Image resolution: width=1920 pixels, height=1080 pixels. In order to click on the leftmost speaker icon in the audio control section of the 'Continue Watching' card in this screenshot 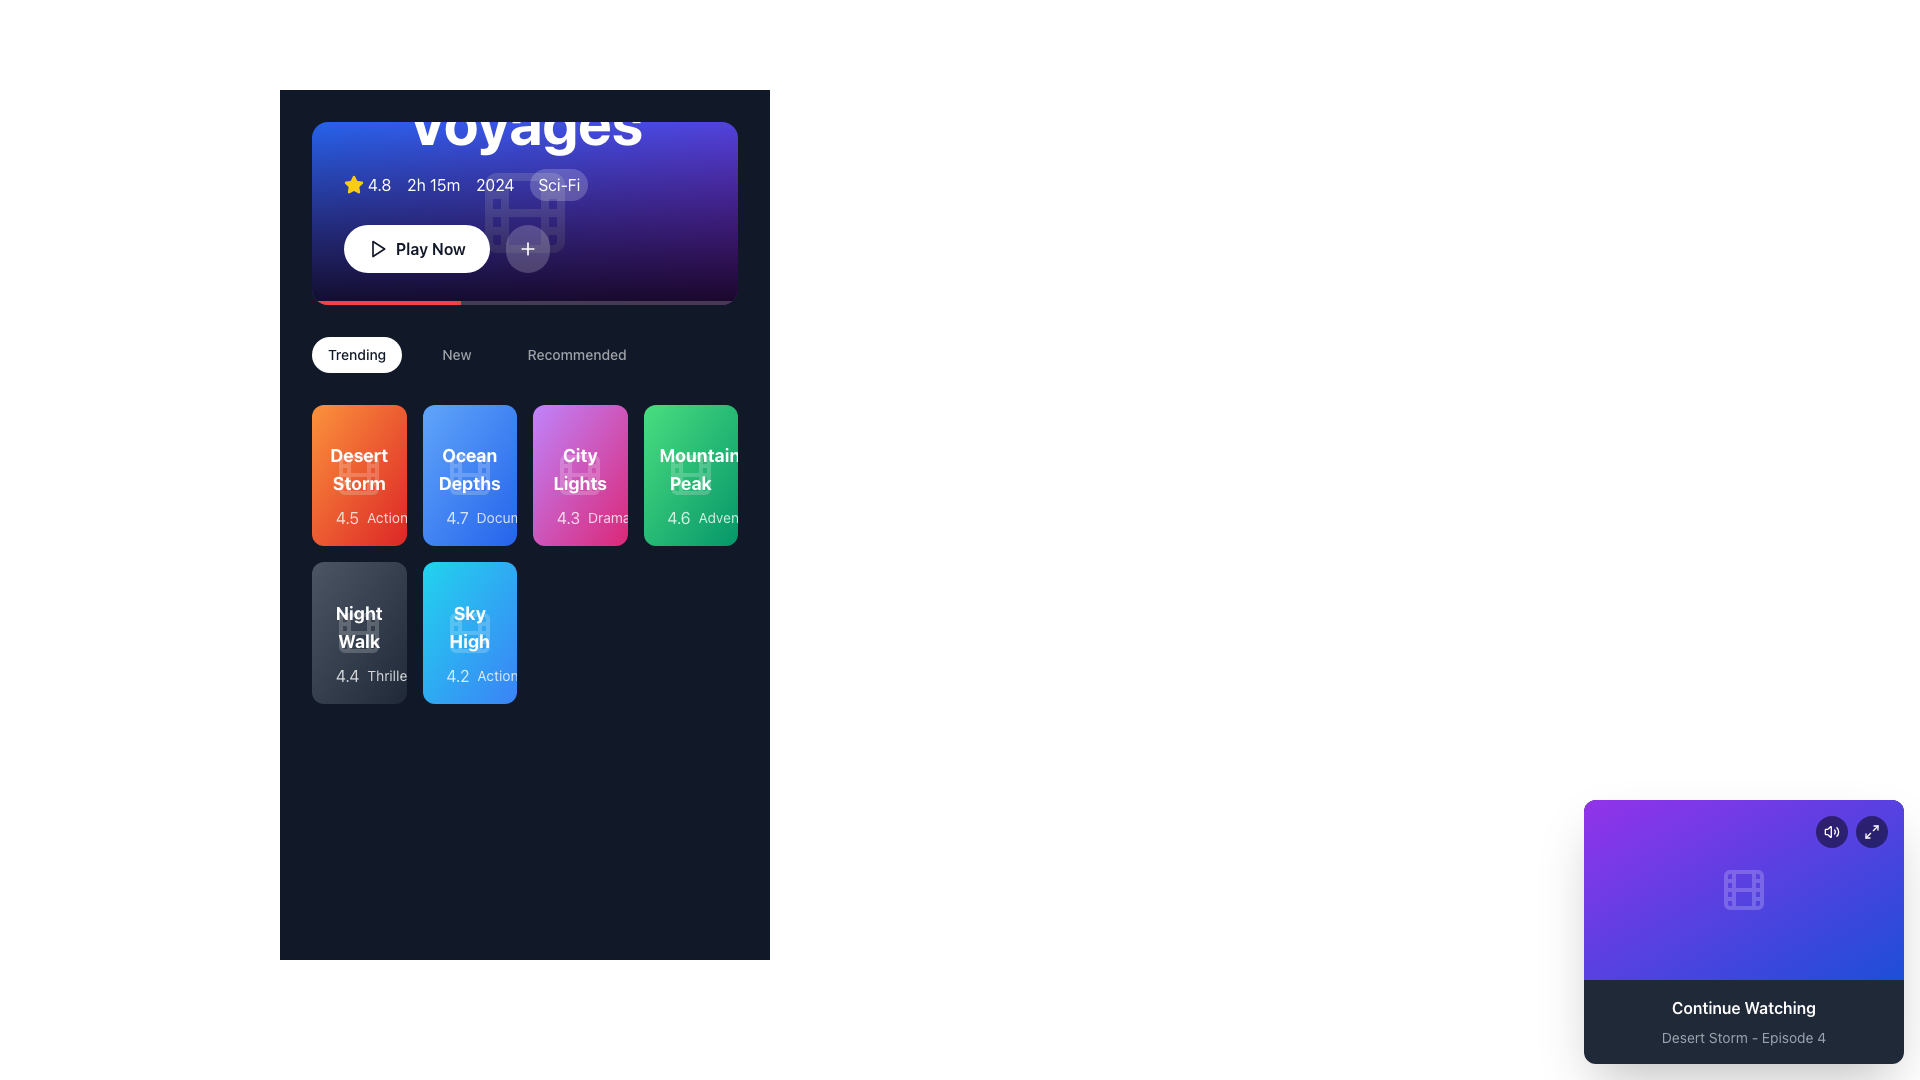, I will do `click(1828, 832)`.